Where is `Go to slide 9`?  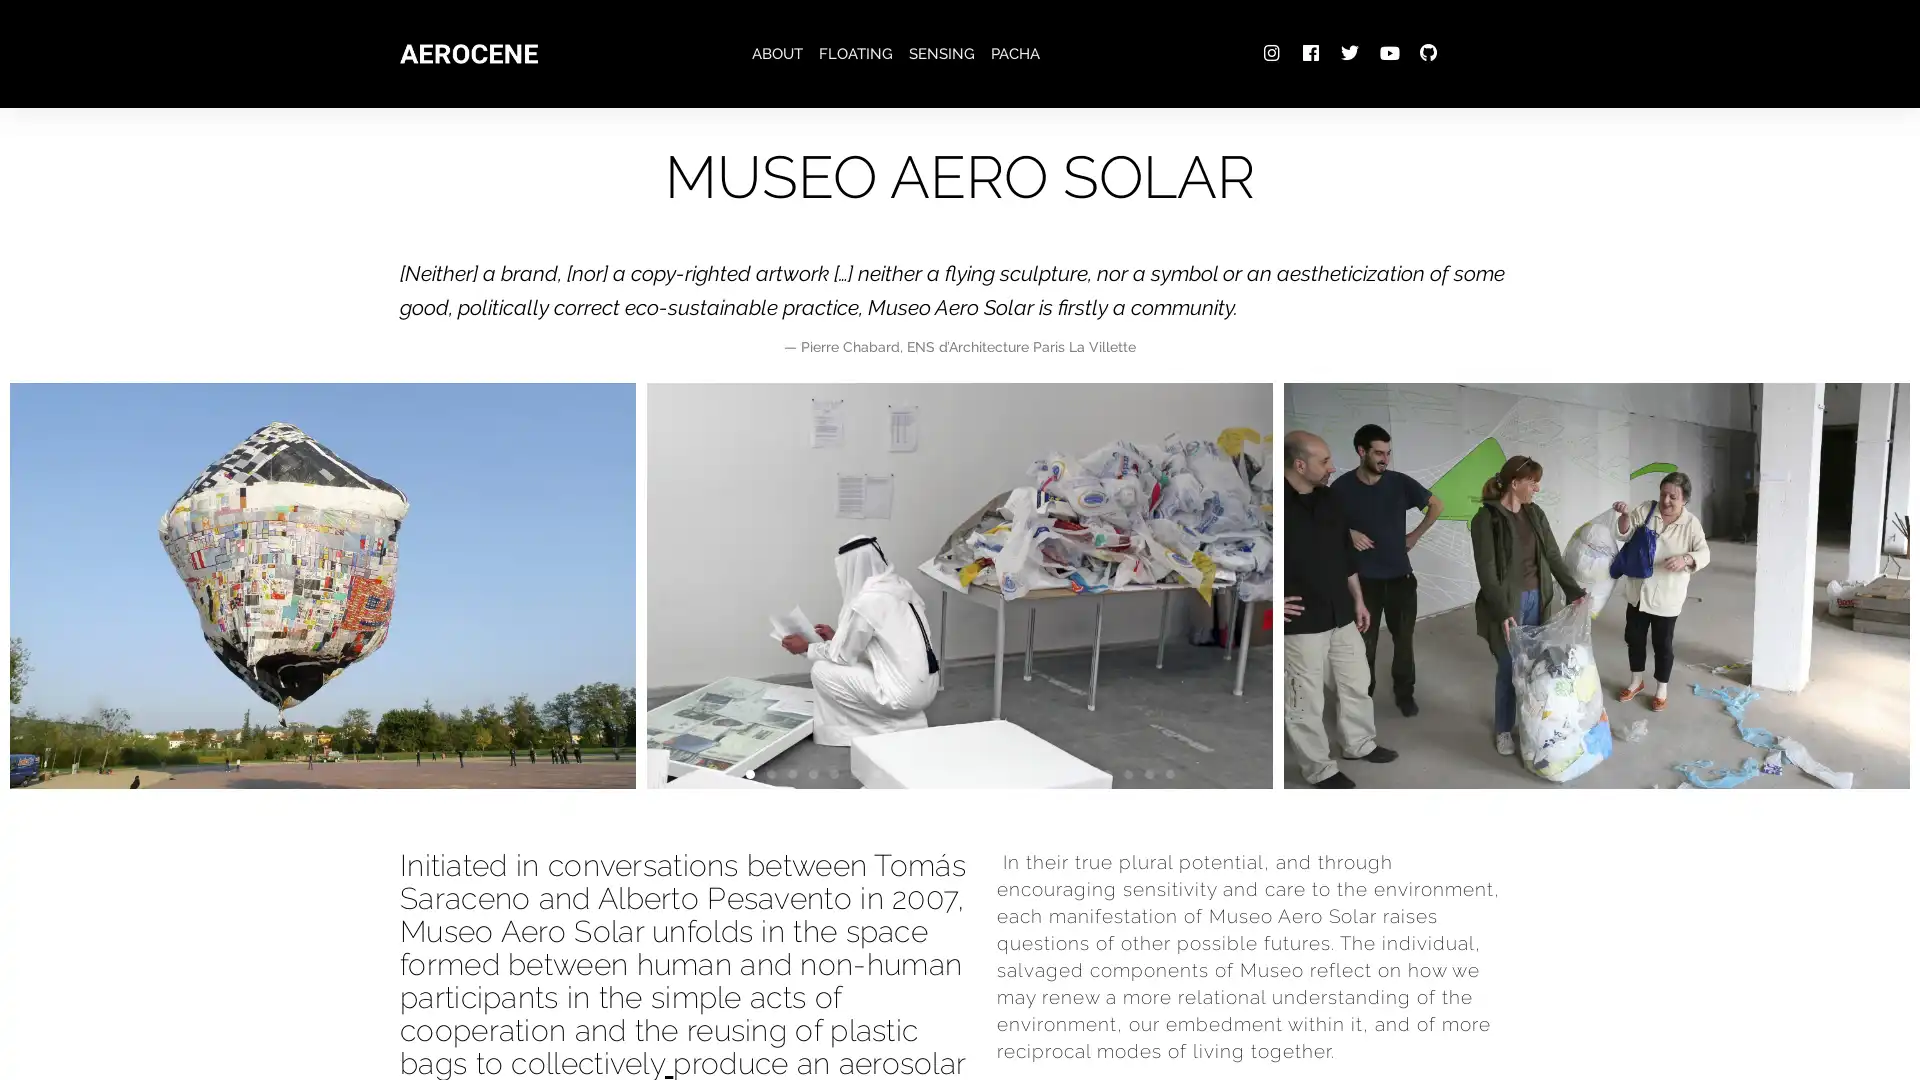
Go to slide 9 is located at coordinates (916, 773).